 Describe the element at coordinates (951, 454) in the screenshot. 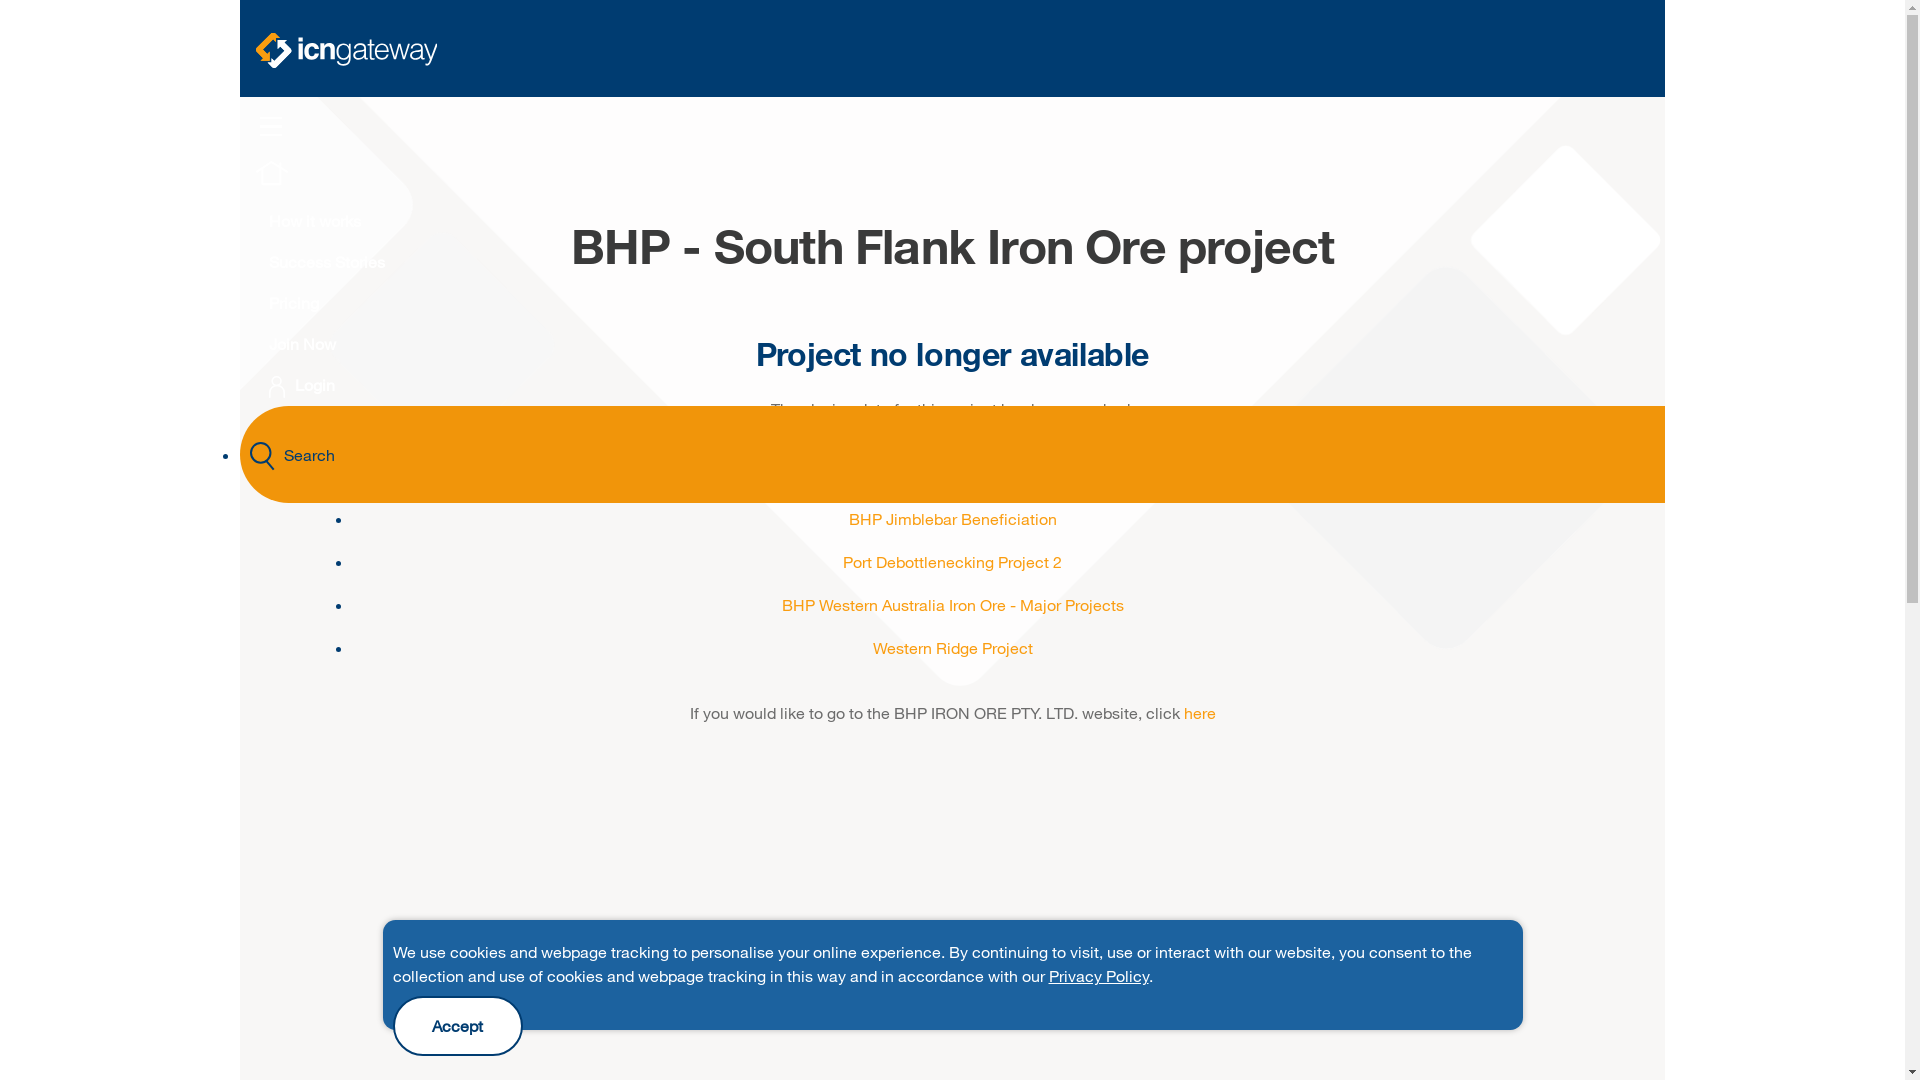

I see `'Search'` at that location.